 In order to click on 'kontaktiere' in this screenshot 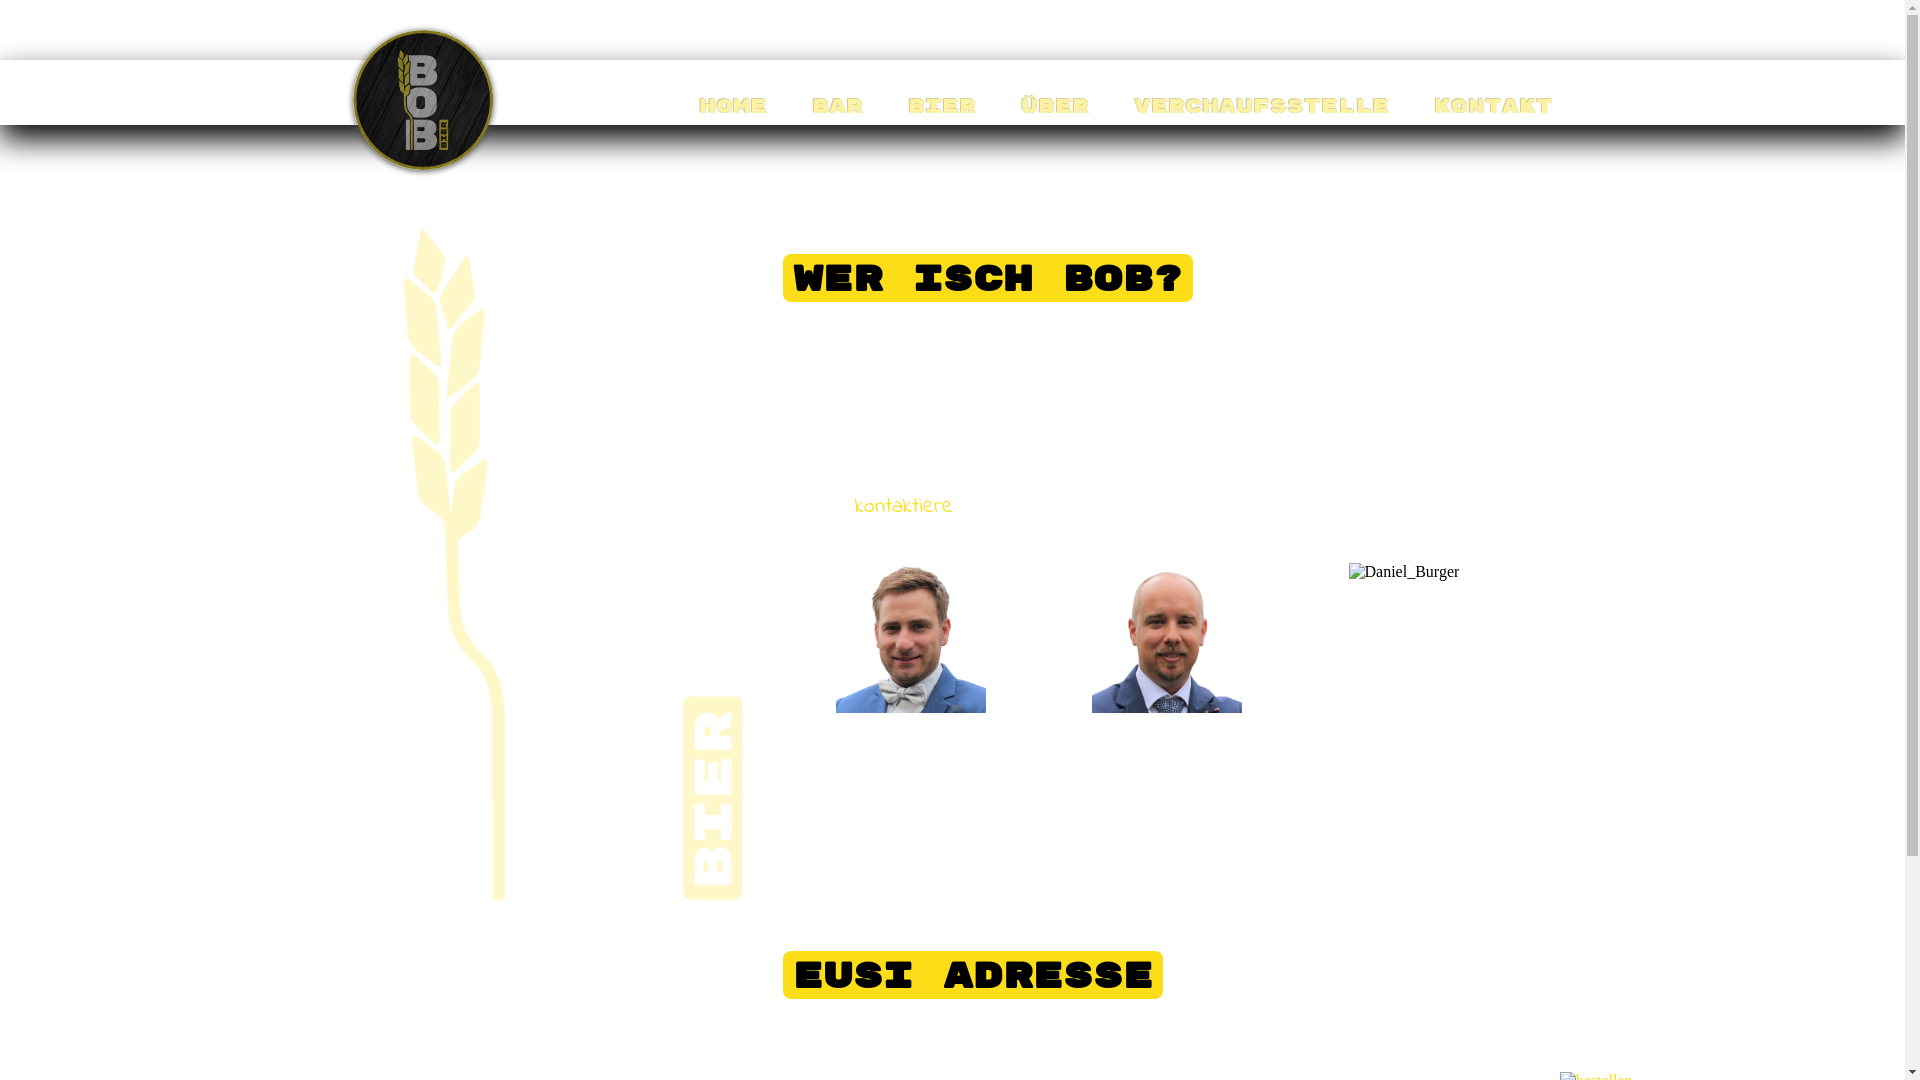, I will do `click(854, 505)`.